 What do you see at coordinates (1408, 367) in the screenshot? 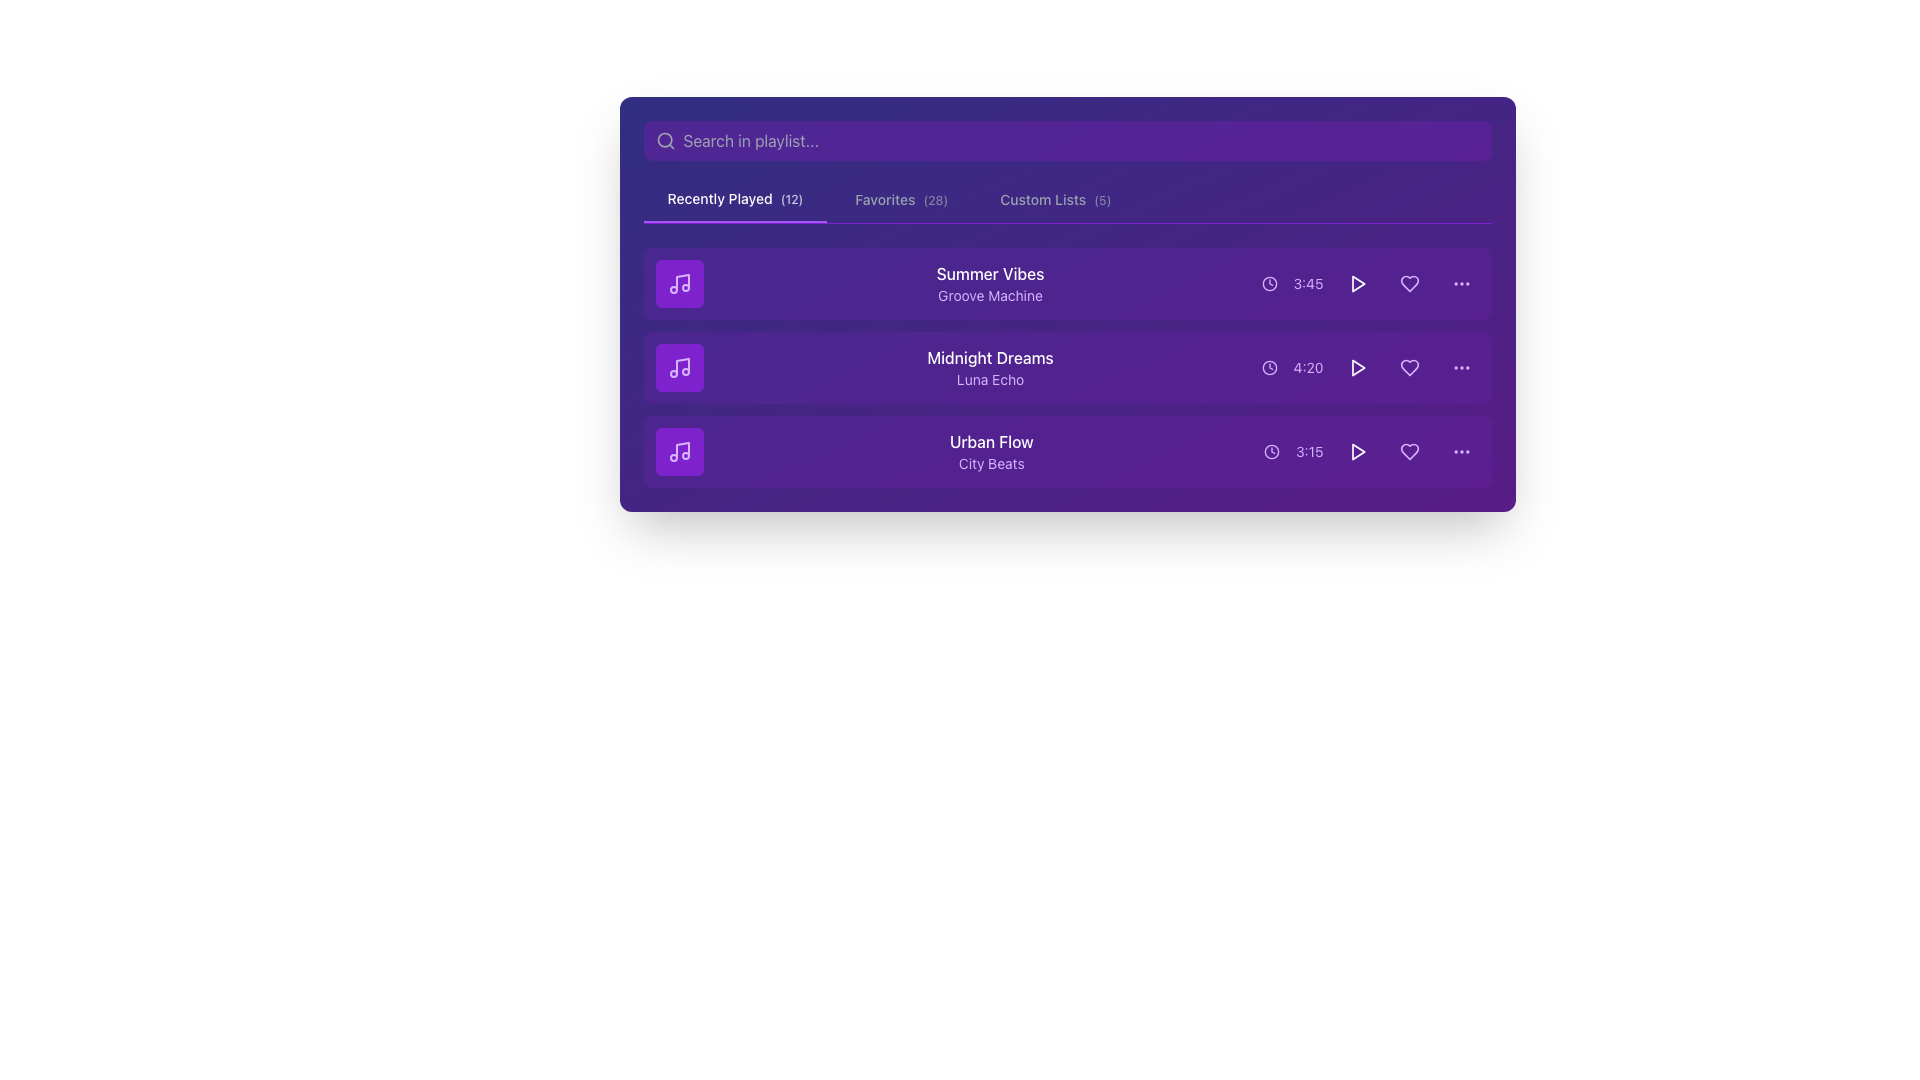
I see `the heart icon with a purple outline in the 'Midnight Dreams' track of the playlist` at bounding box center [1408, 367].